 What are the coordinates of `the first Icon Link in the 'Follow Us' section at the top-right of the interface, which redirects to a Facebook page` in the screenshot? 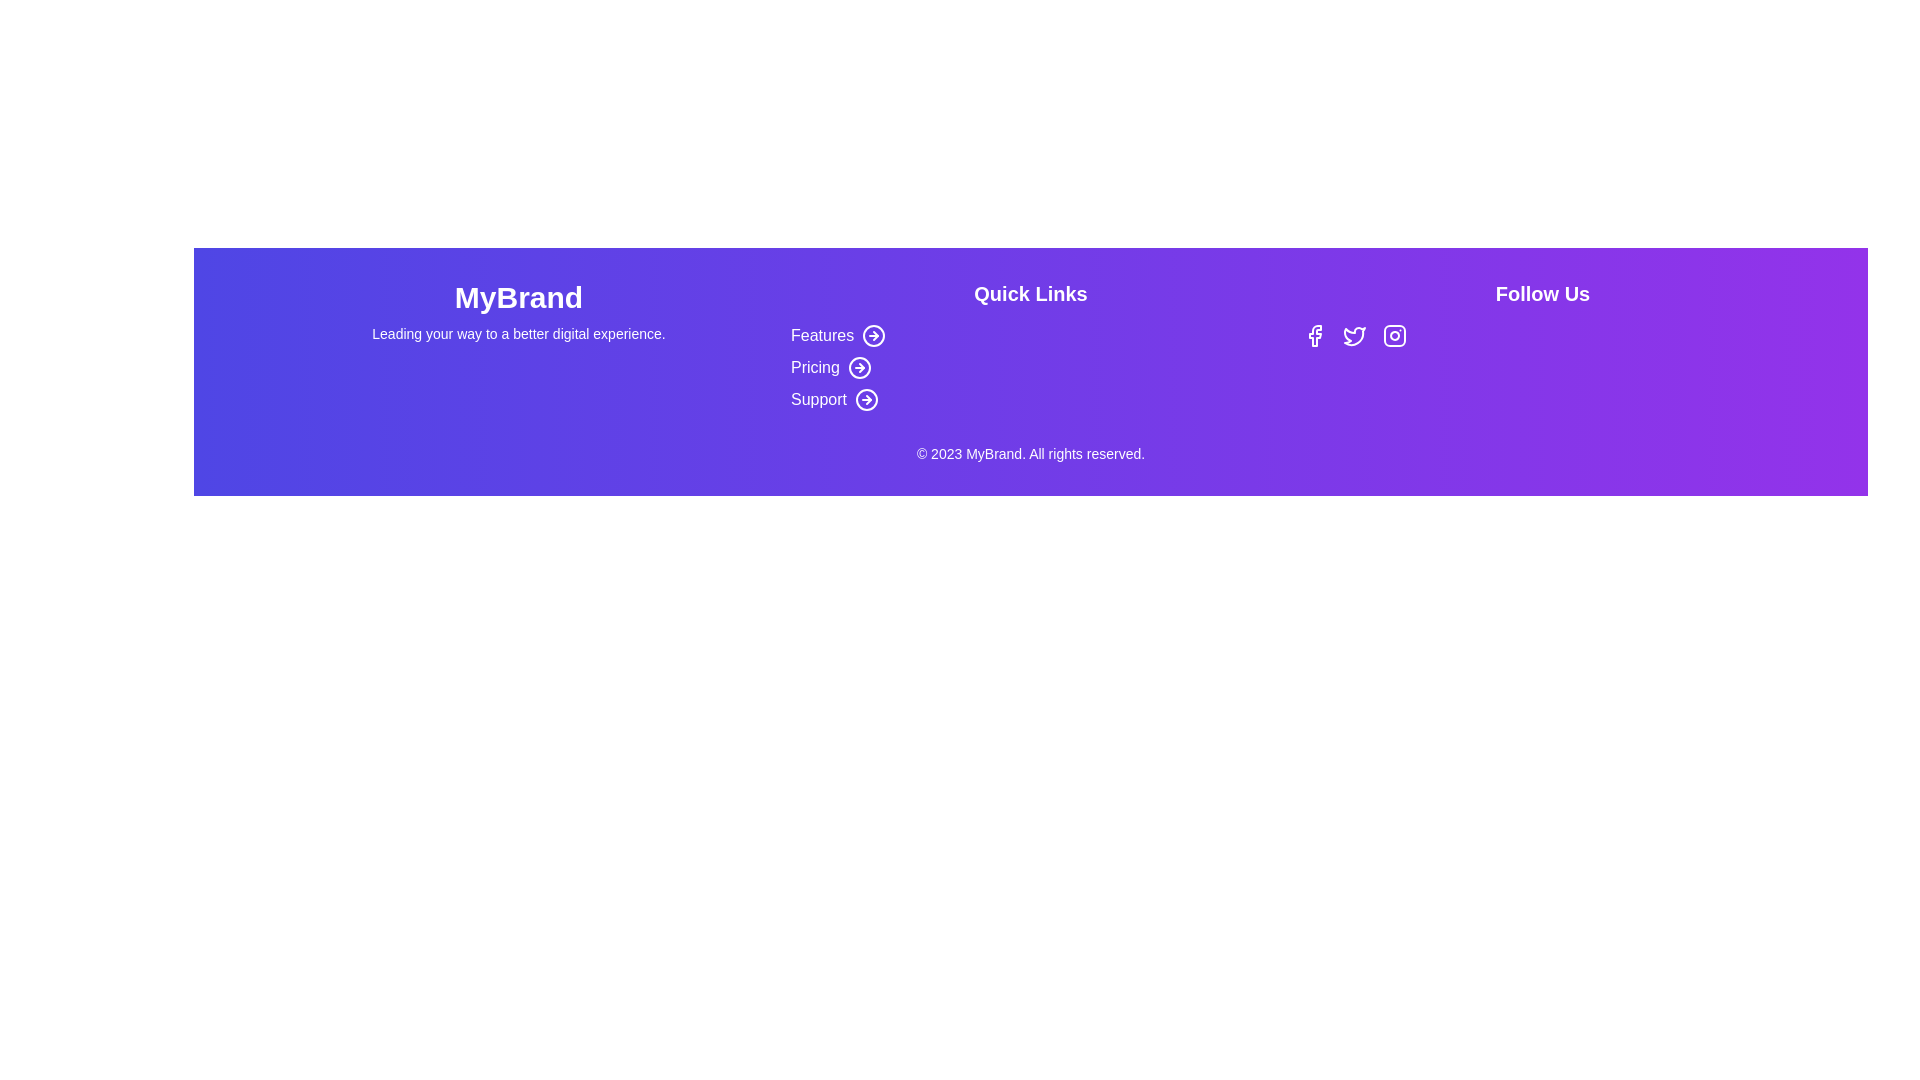 It's located at (1315, 334).